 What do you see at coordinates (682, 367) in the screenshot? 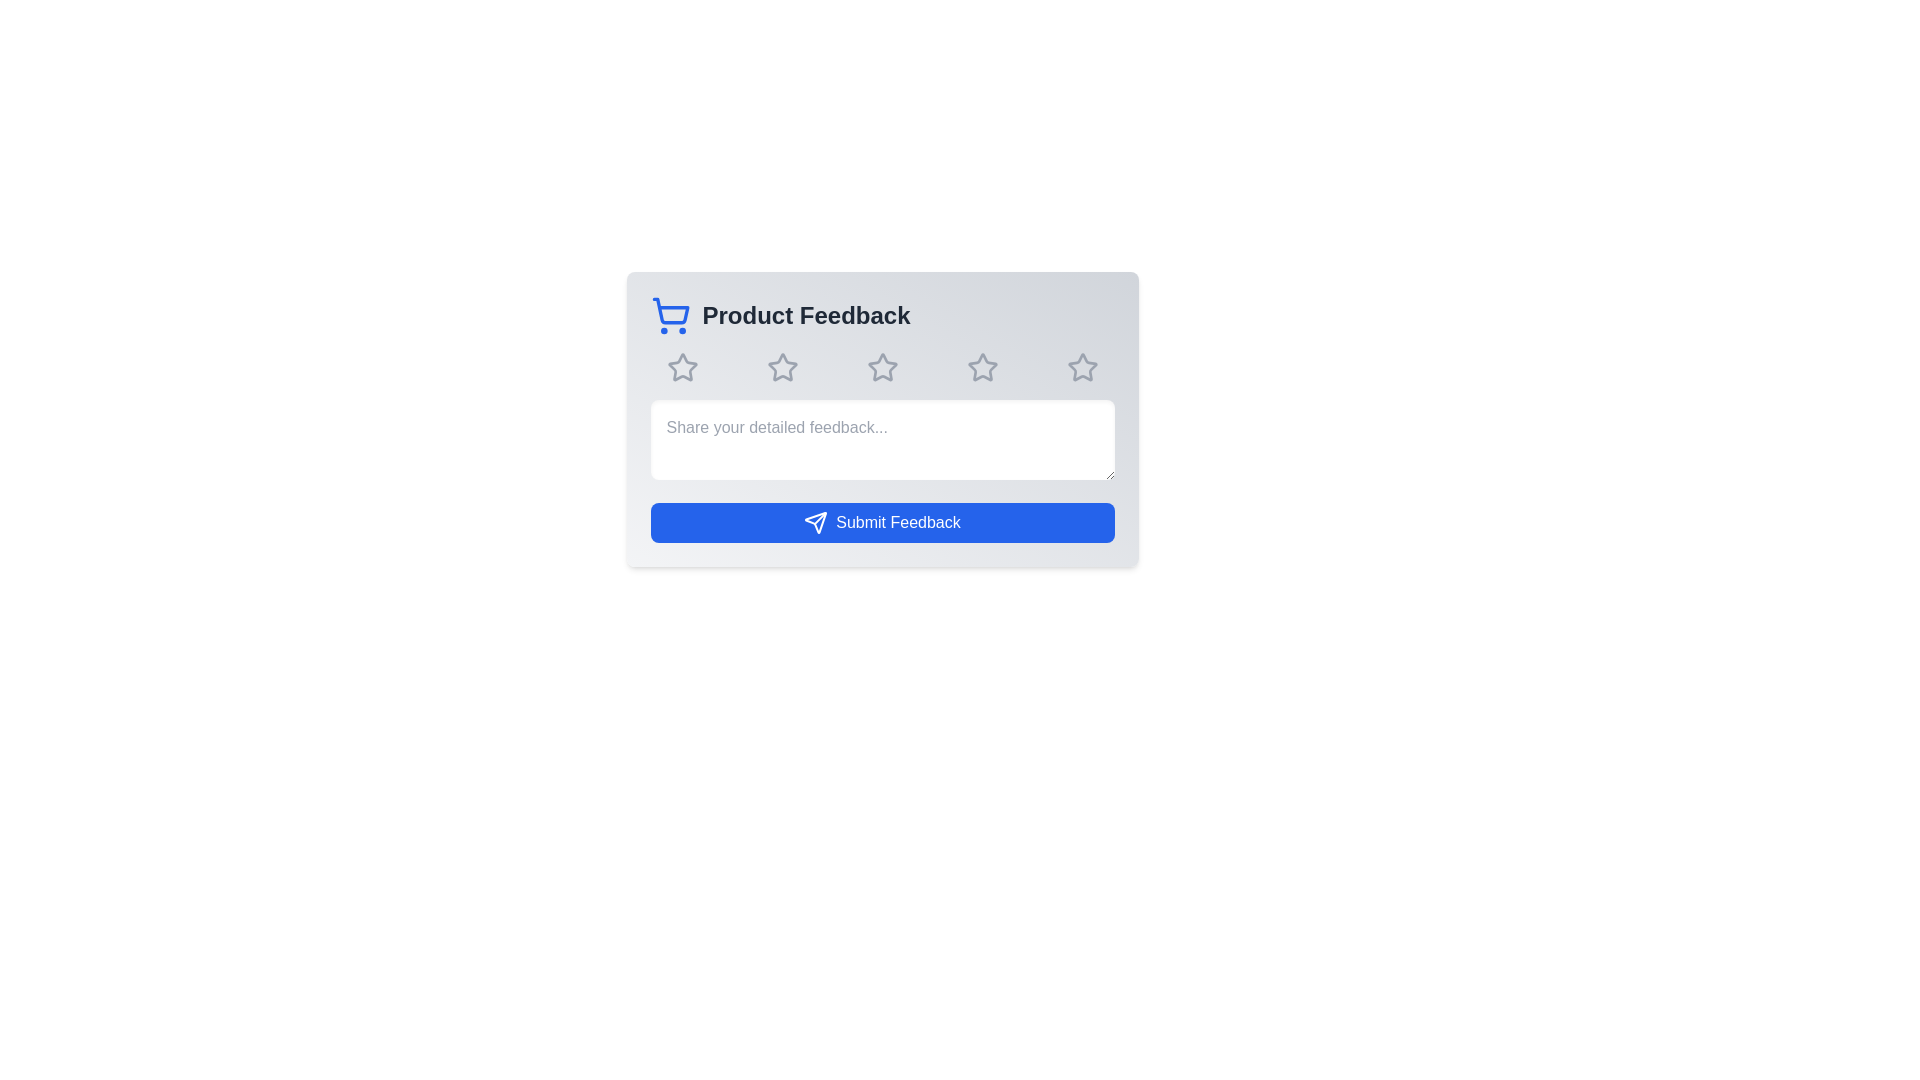
I see `the first star-shaped rating icon, which is outlined in light gray and represents a one-star rating in the horizontal sequence of stars below the 'Product Feedback' title` at bounding box center [682, 367].